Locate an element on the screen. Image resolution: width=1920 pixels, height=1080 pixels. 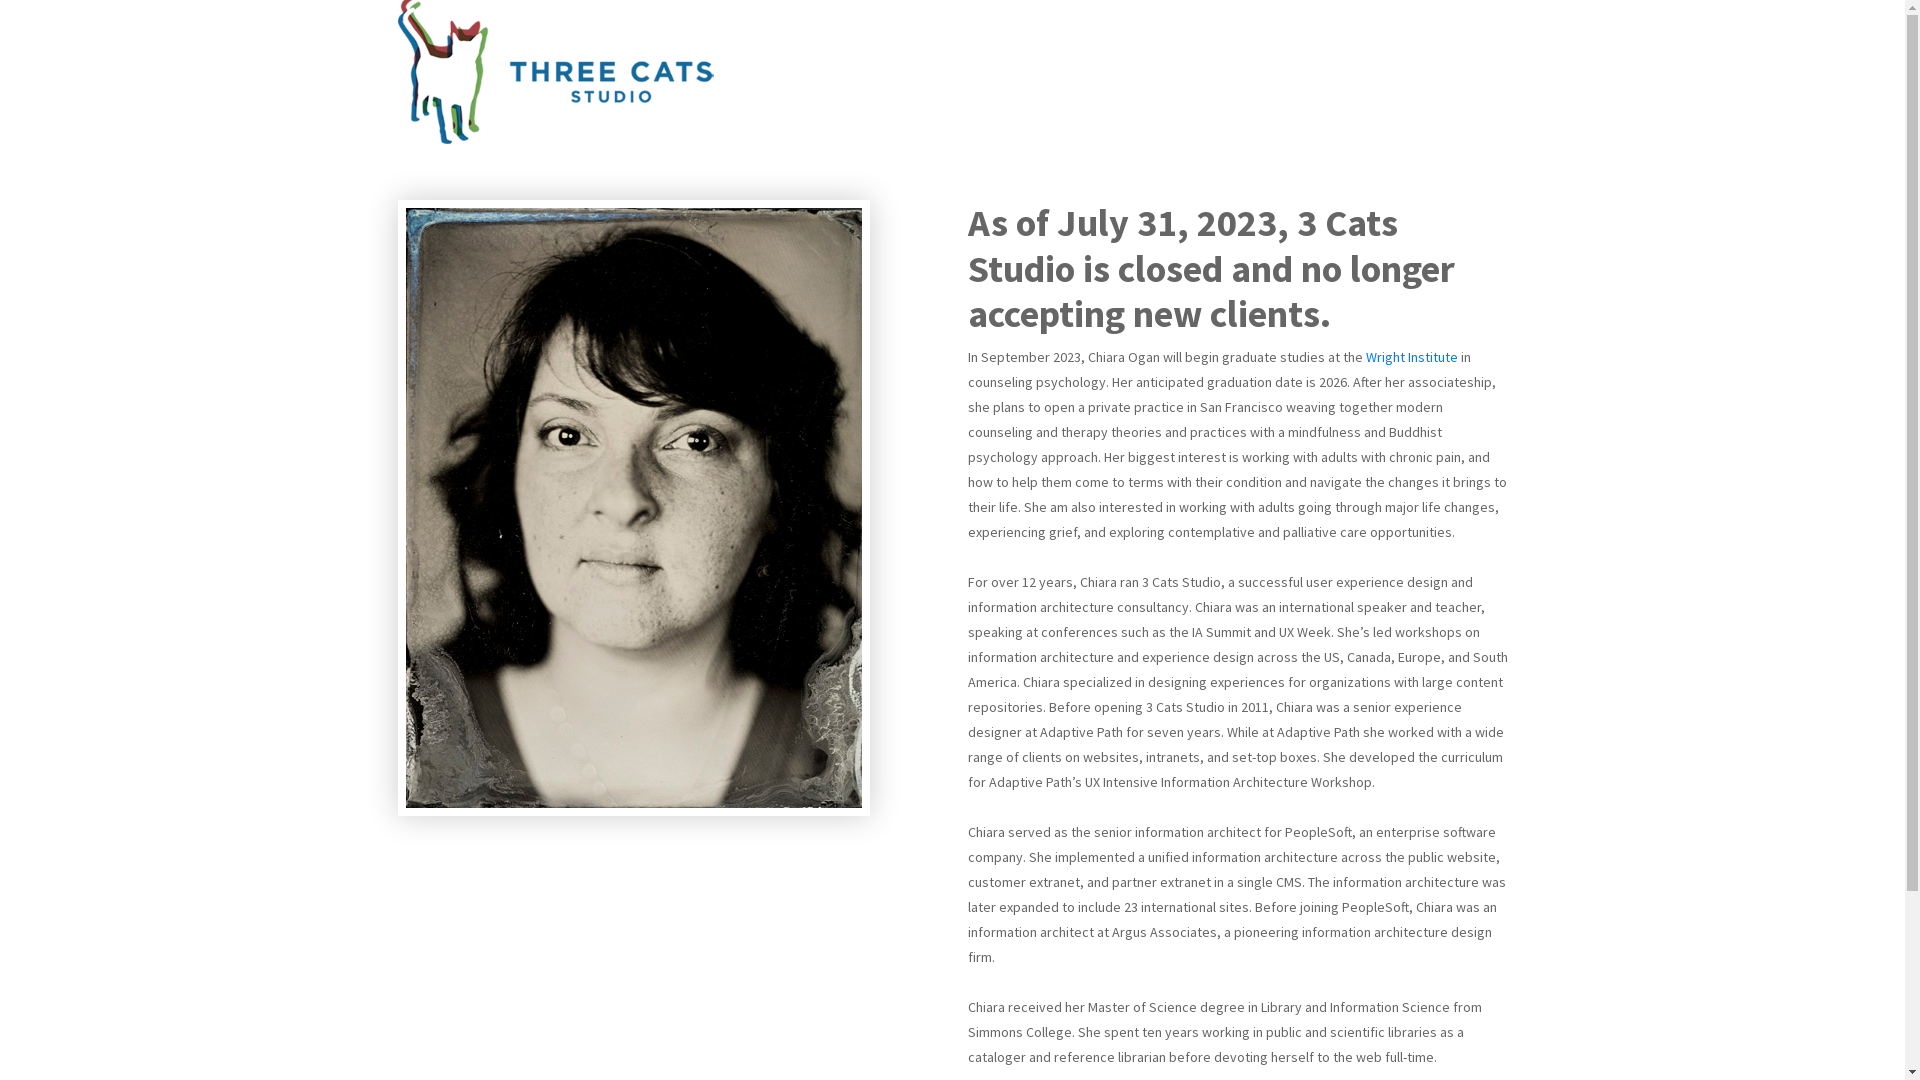
'Wright Institute' is located at coordinates (1410, 356).